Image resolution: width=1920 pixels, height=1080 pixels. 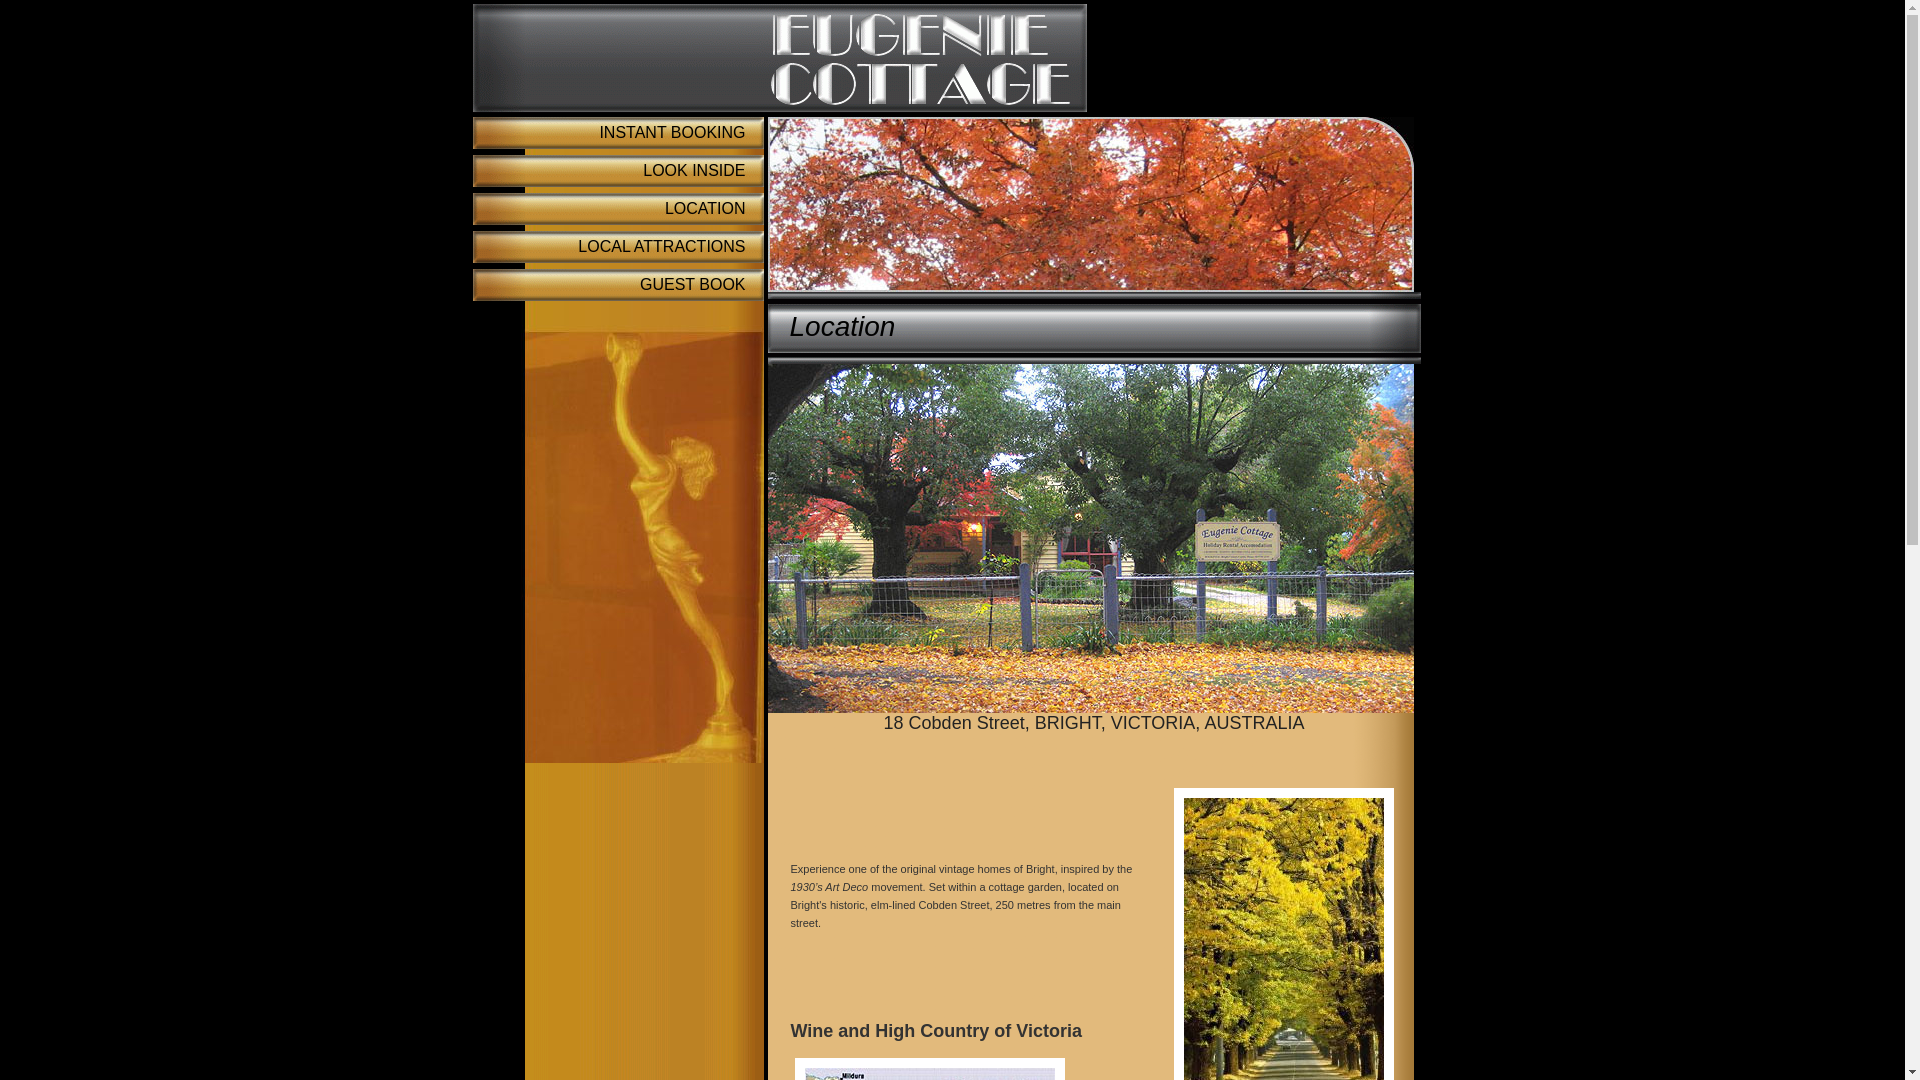 I want to click on 'LOOK INSIDE', so click(x=616, y=169).